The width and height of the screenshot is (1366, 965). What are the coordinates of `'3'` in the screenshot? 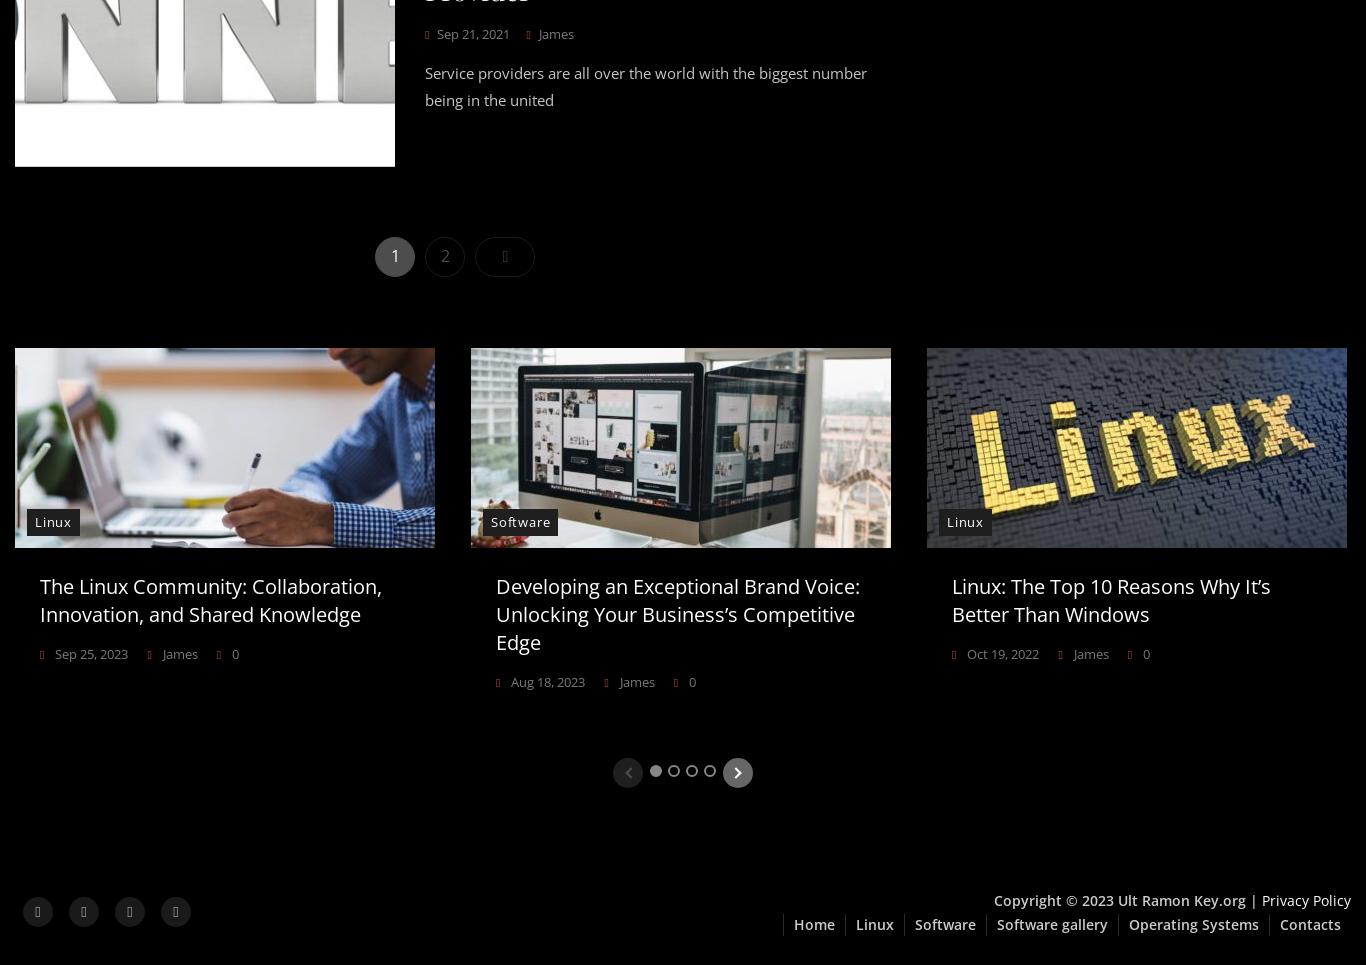 It's located at (692, 768).